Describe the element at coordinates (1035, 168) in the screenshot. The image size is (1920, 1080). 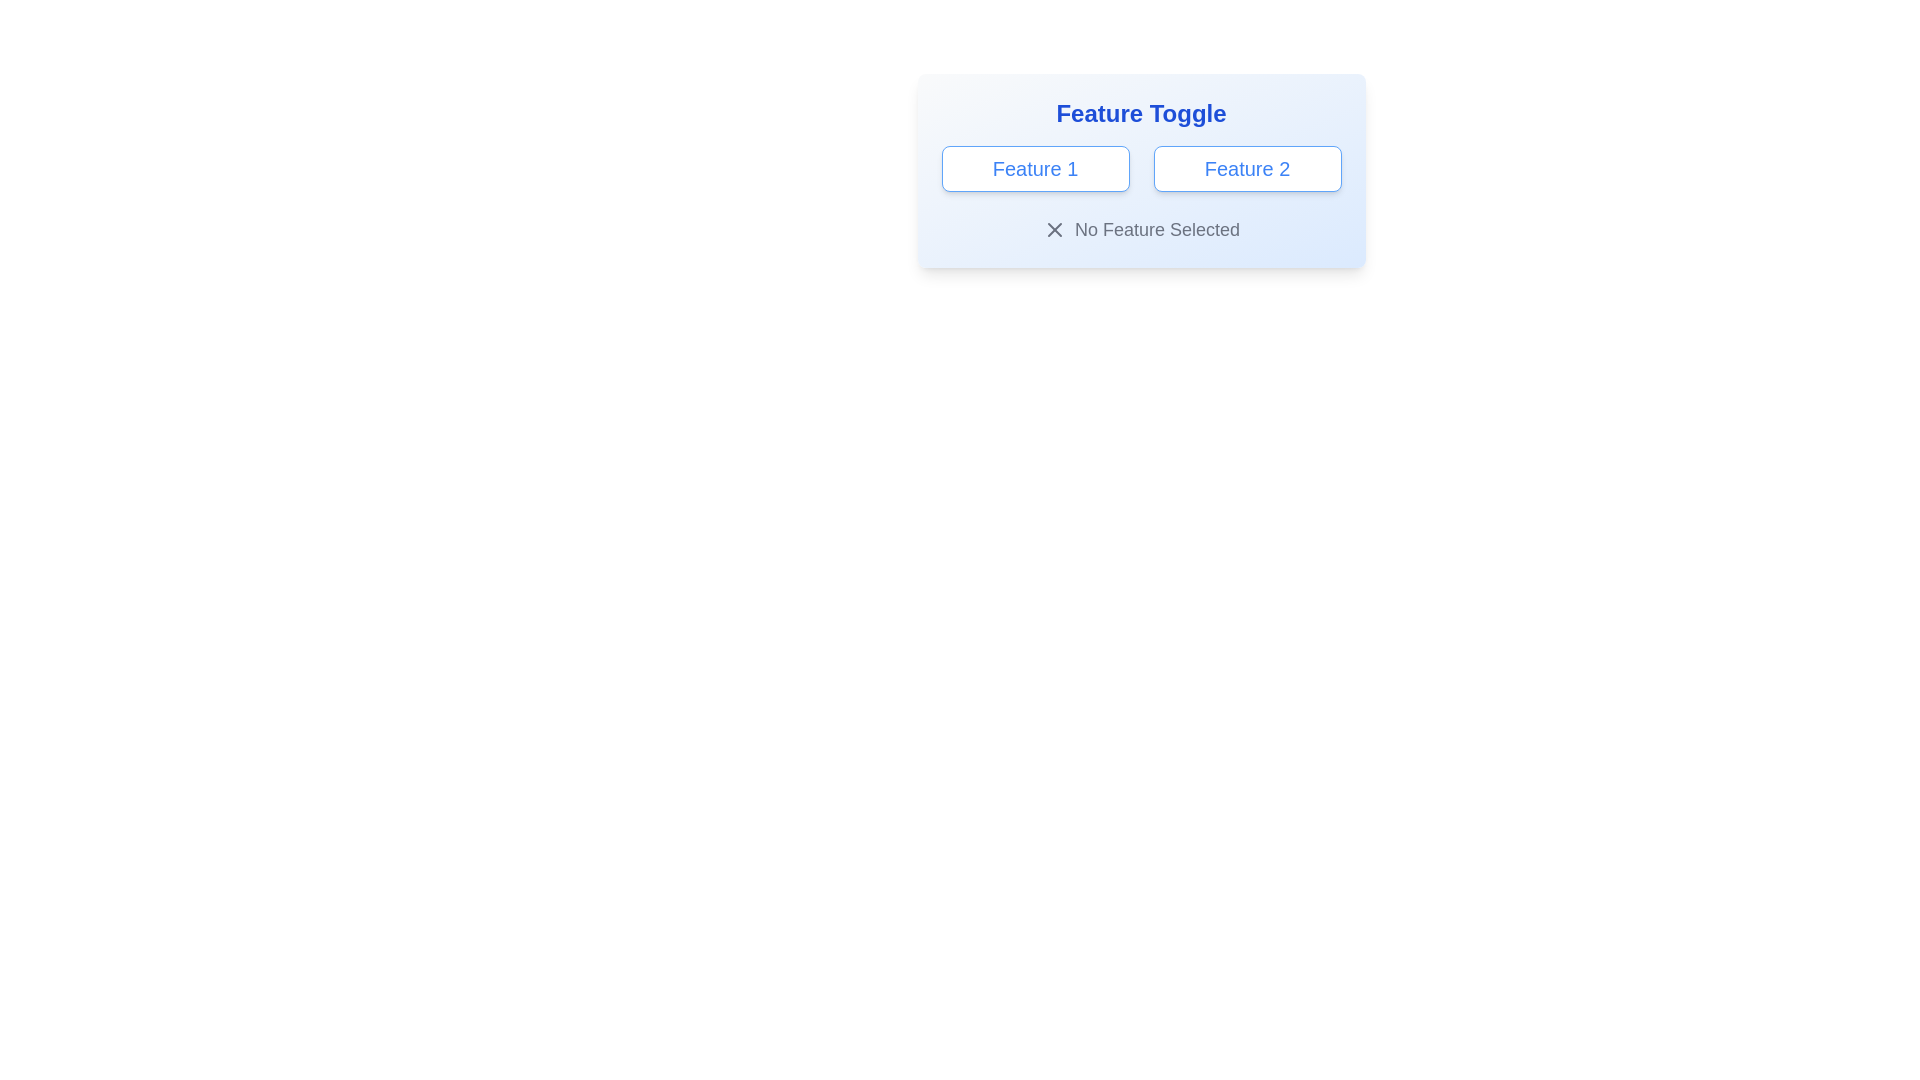
I see `the 'Feature 1' toggle button to observe its hover effects` at that location.